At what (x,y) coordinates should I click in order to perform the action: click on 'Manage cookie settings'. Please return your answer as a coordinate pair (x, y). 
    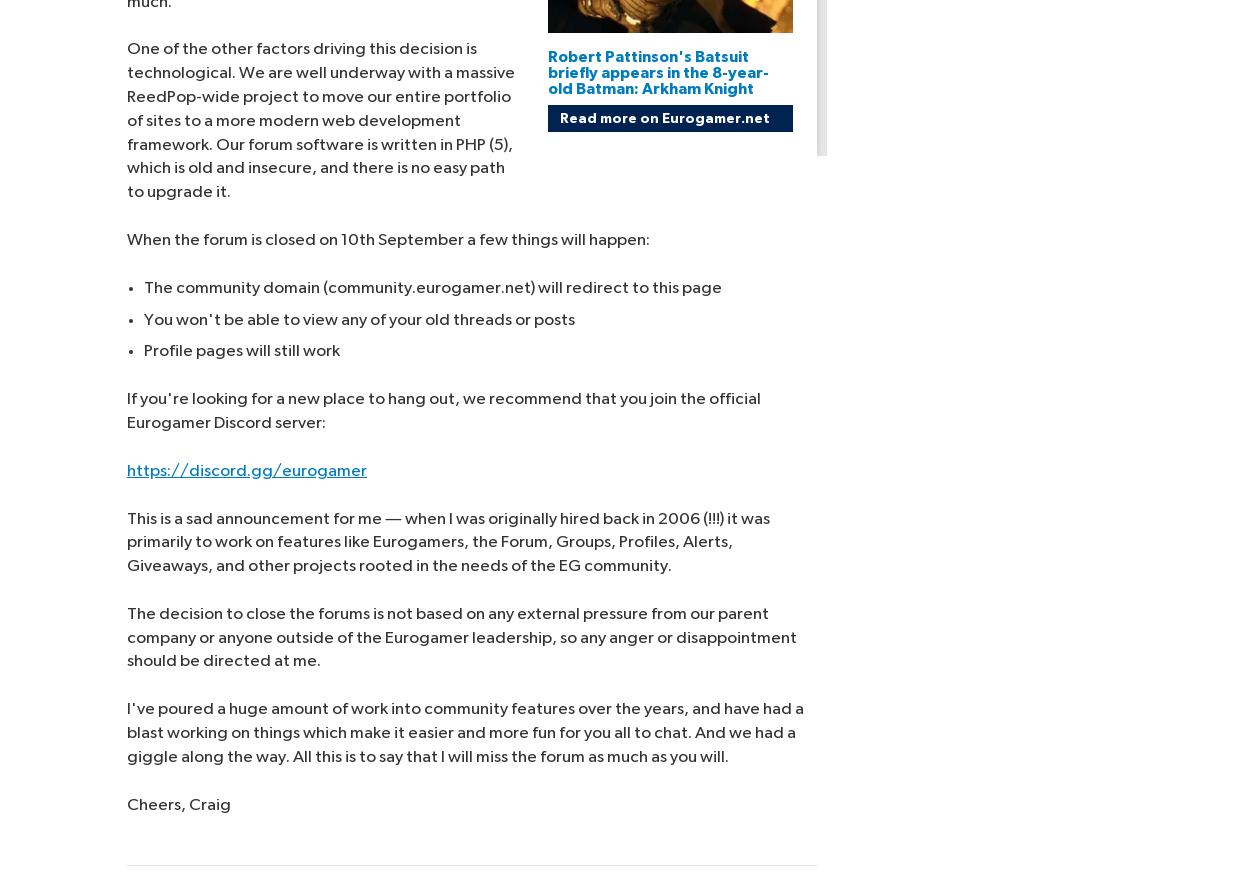
    Looking at the image, I should click on (655, 224).